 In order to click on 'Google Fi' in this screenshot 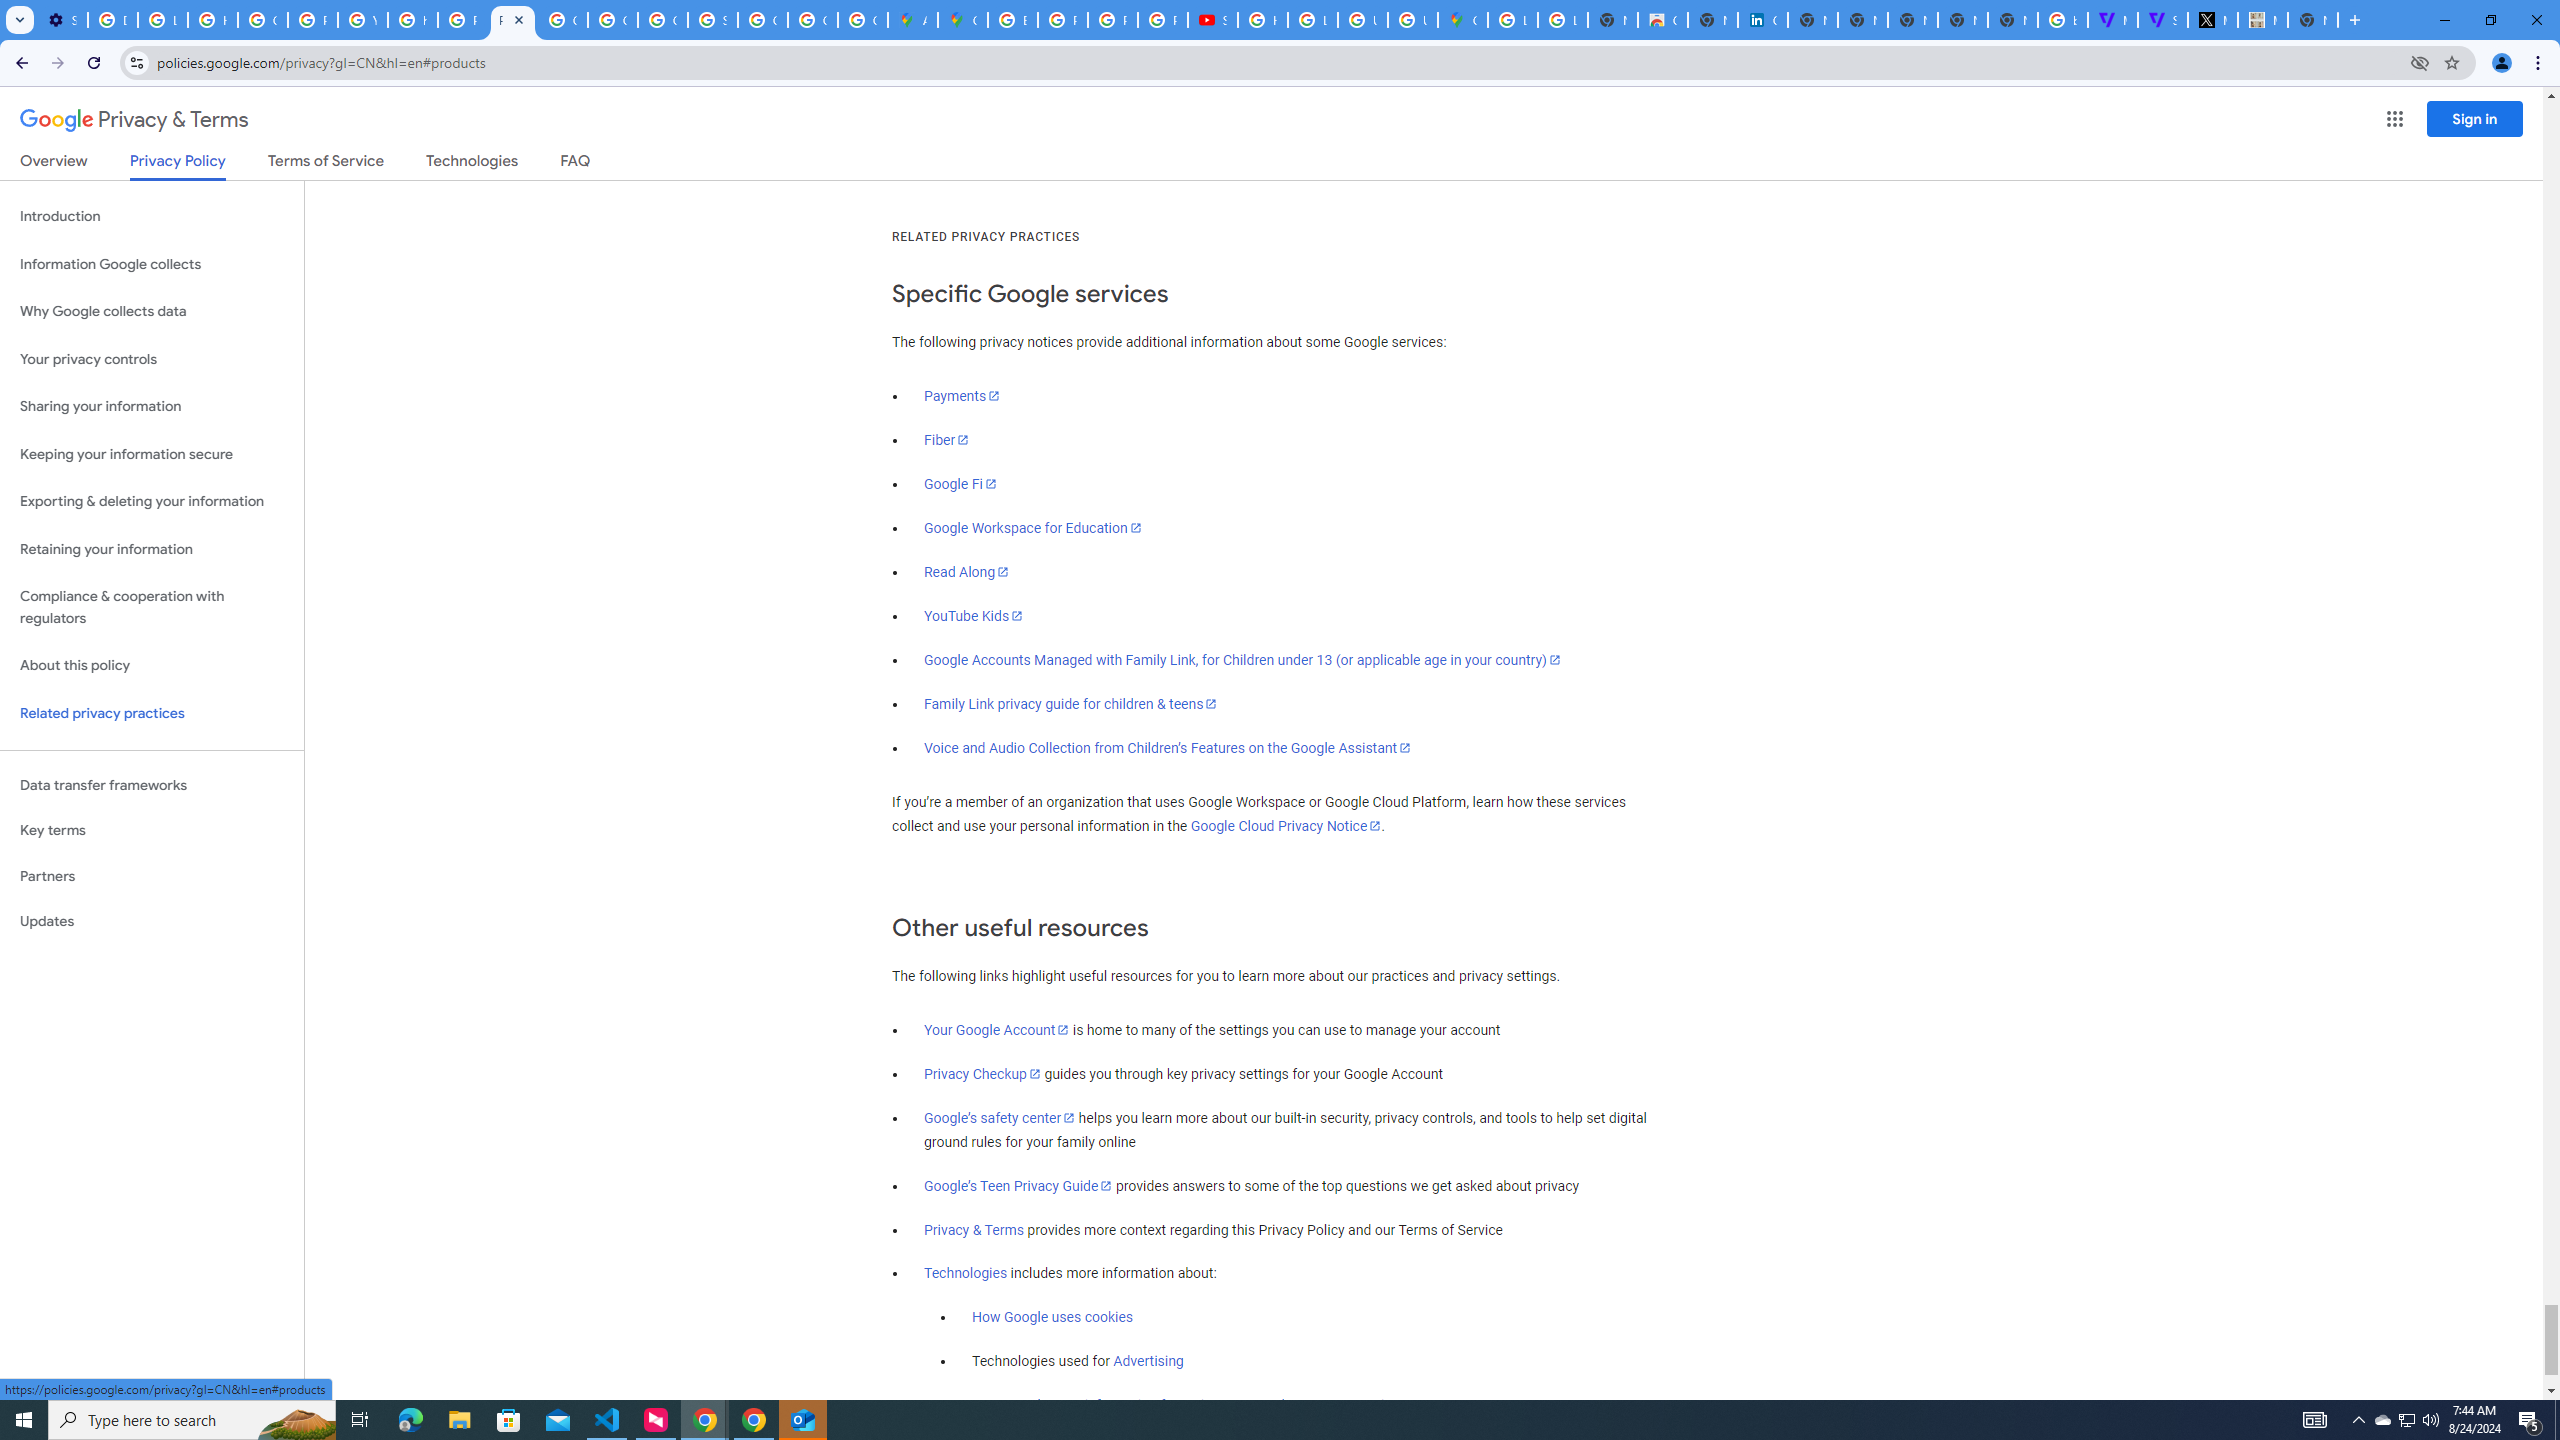, I will do `click(959, 482)`.